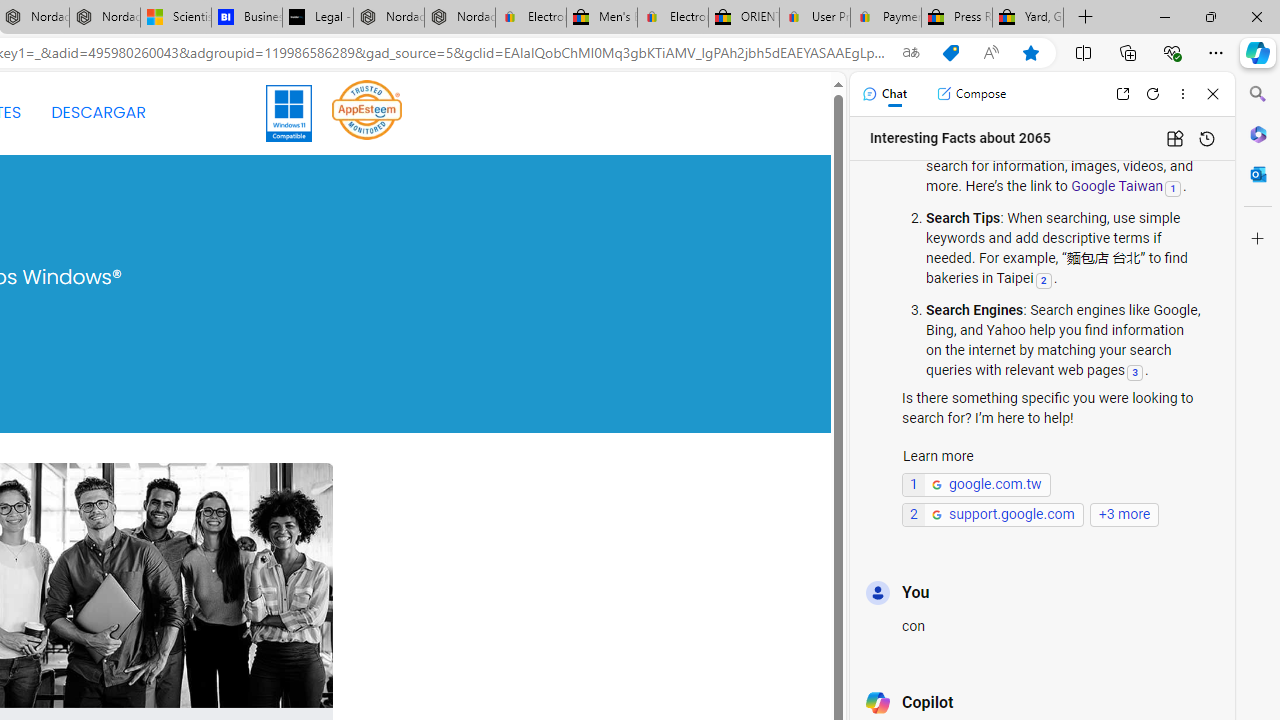  I want to click on 'Shopping in Microsoft Edge', so click(950, 52).